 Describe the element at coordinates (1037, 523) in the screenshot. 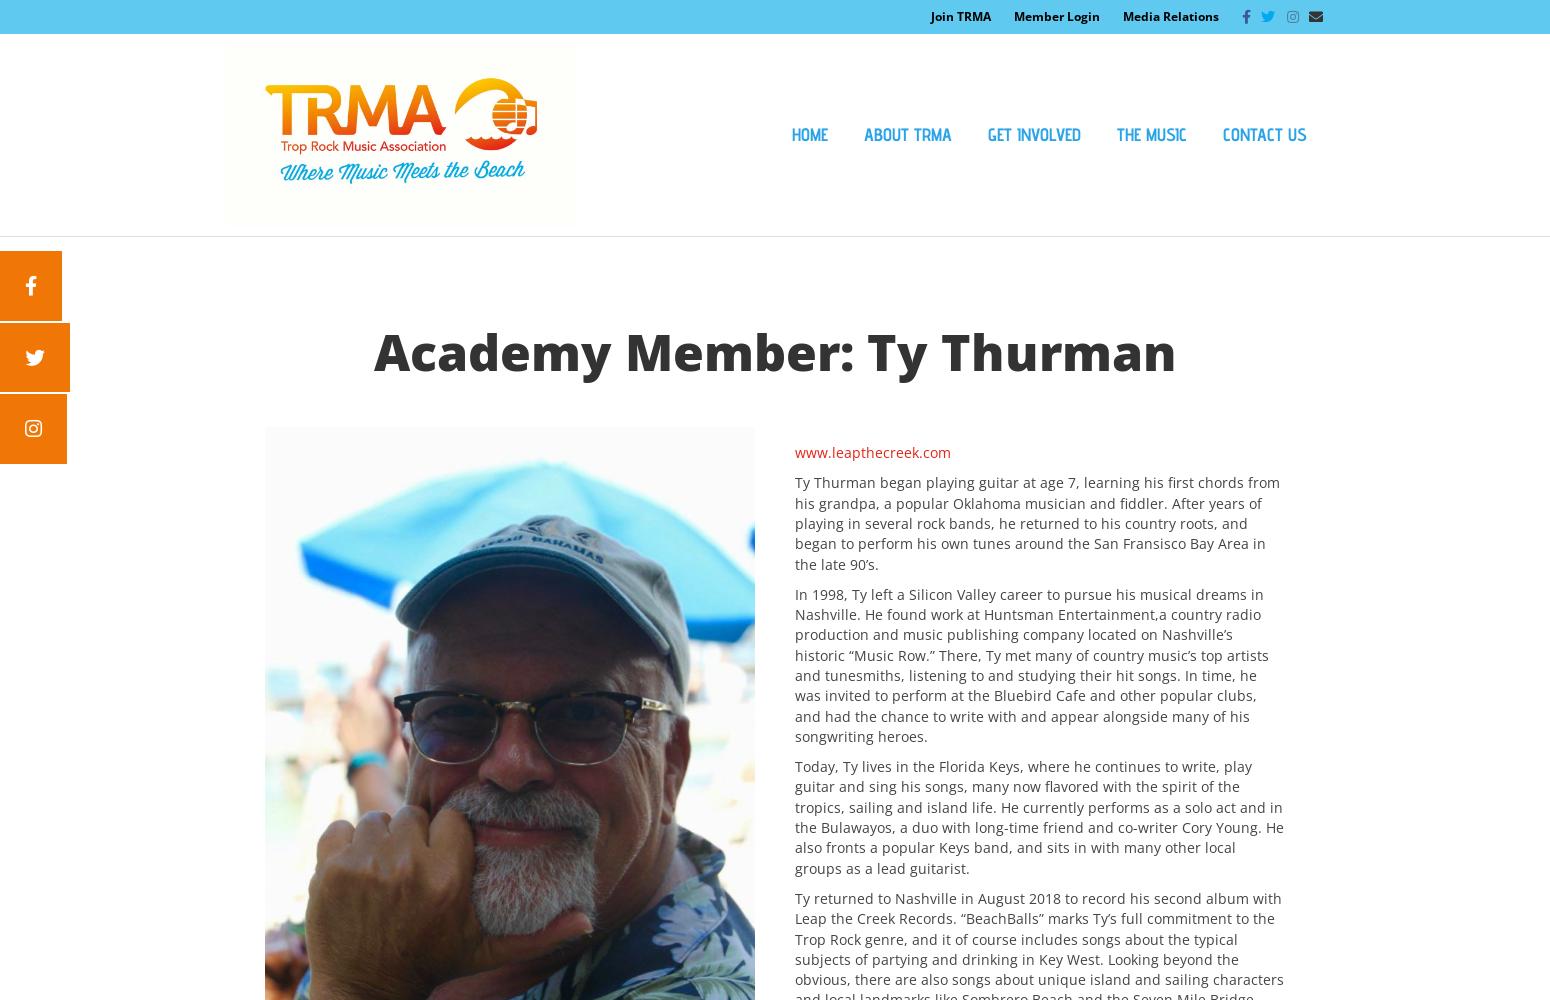

I see `'Ty Thurman began playing guitar at age 7, learning his first chords from his grandpa, a popular Oklahoma musician and fiddler.  After years of playing in several rock bands, he returned to his country roots, and began to perform his own tunes around the San Fransisco Bay Area in the late 90’s.'` at that location.